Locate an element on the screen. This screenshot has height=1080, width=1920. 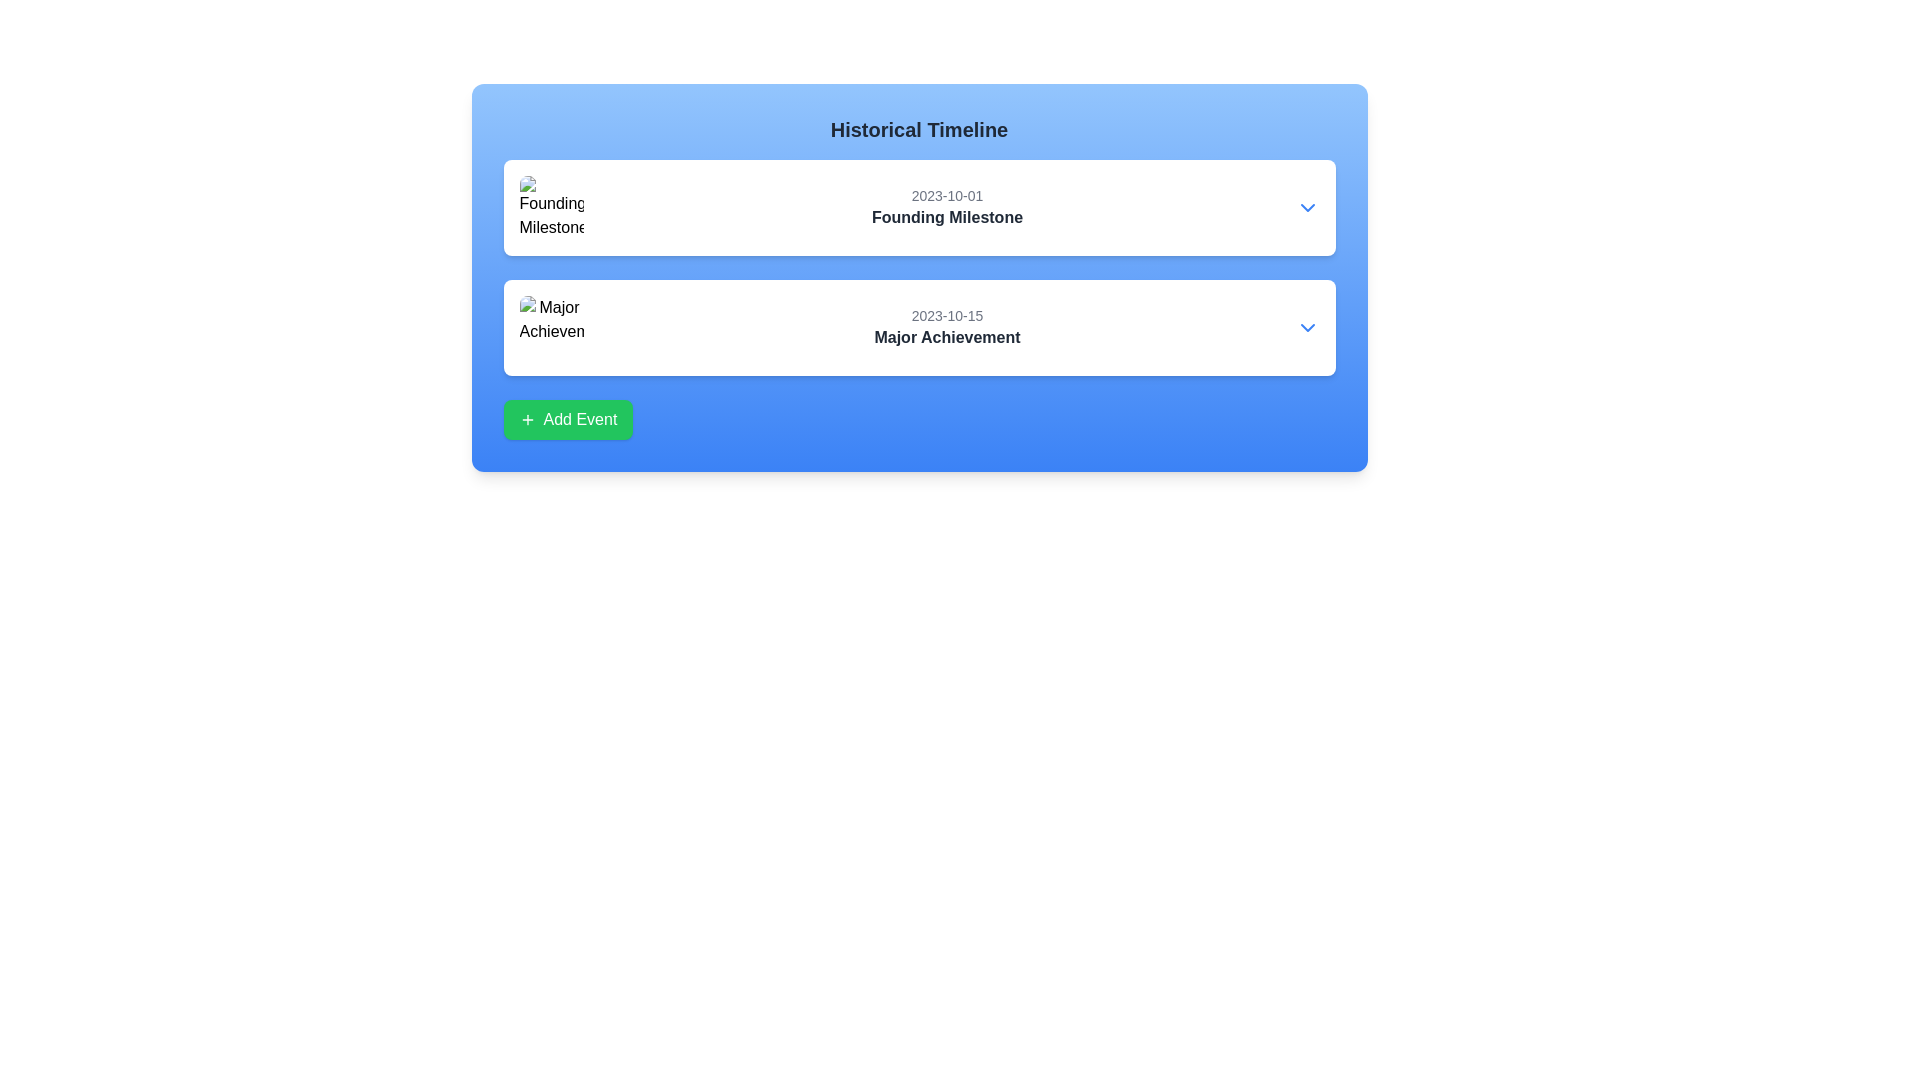
the small rounded square icon located to the left of the text 'Major Achievement' in the timeline entry dated 2023-10-15 is located at coordinates (551, 326).